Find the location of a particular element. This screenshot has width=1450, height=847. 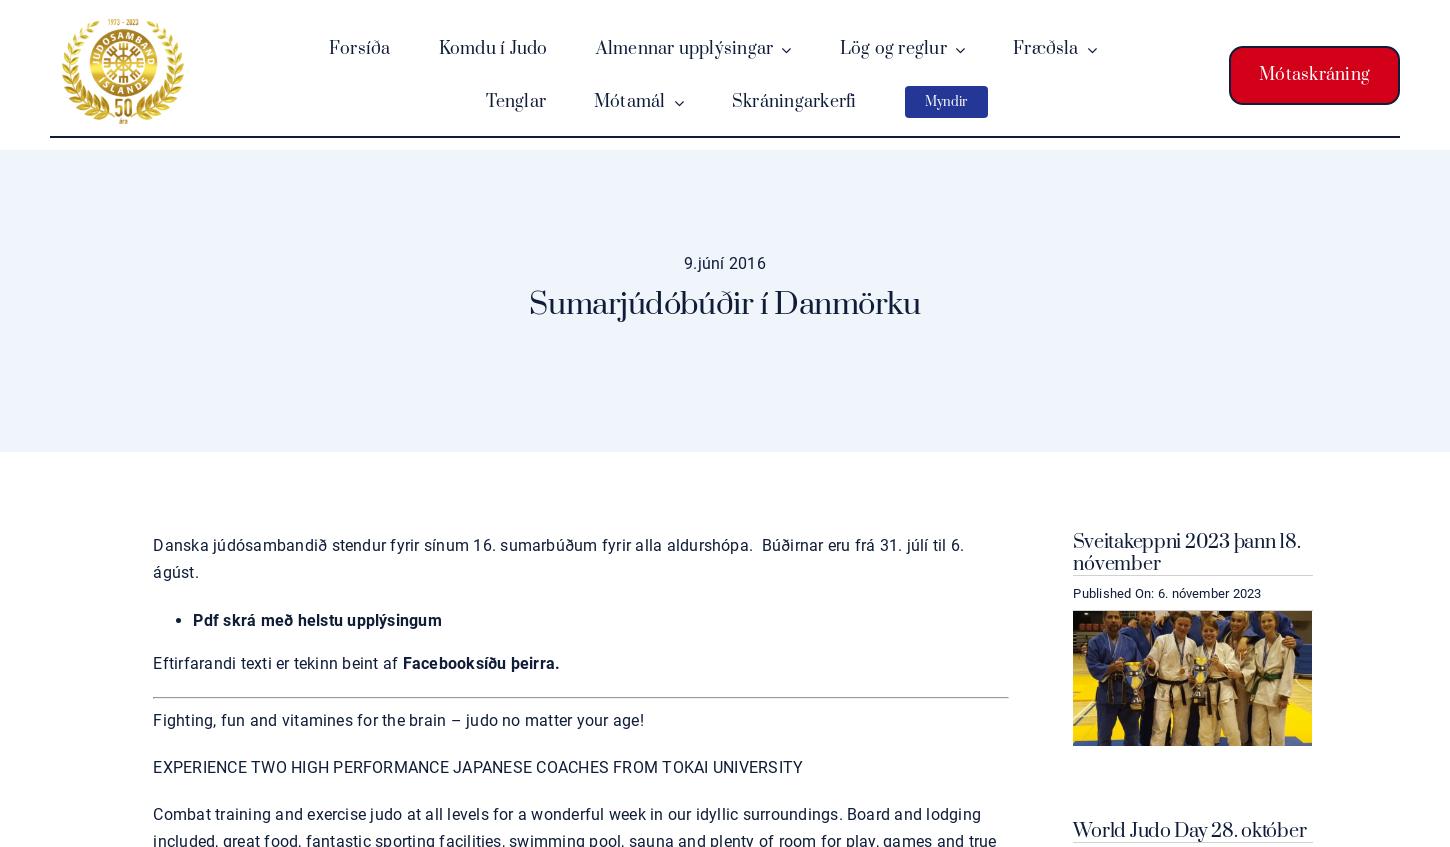

'Mótaskrár' is located at coordinates (649, 209).